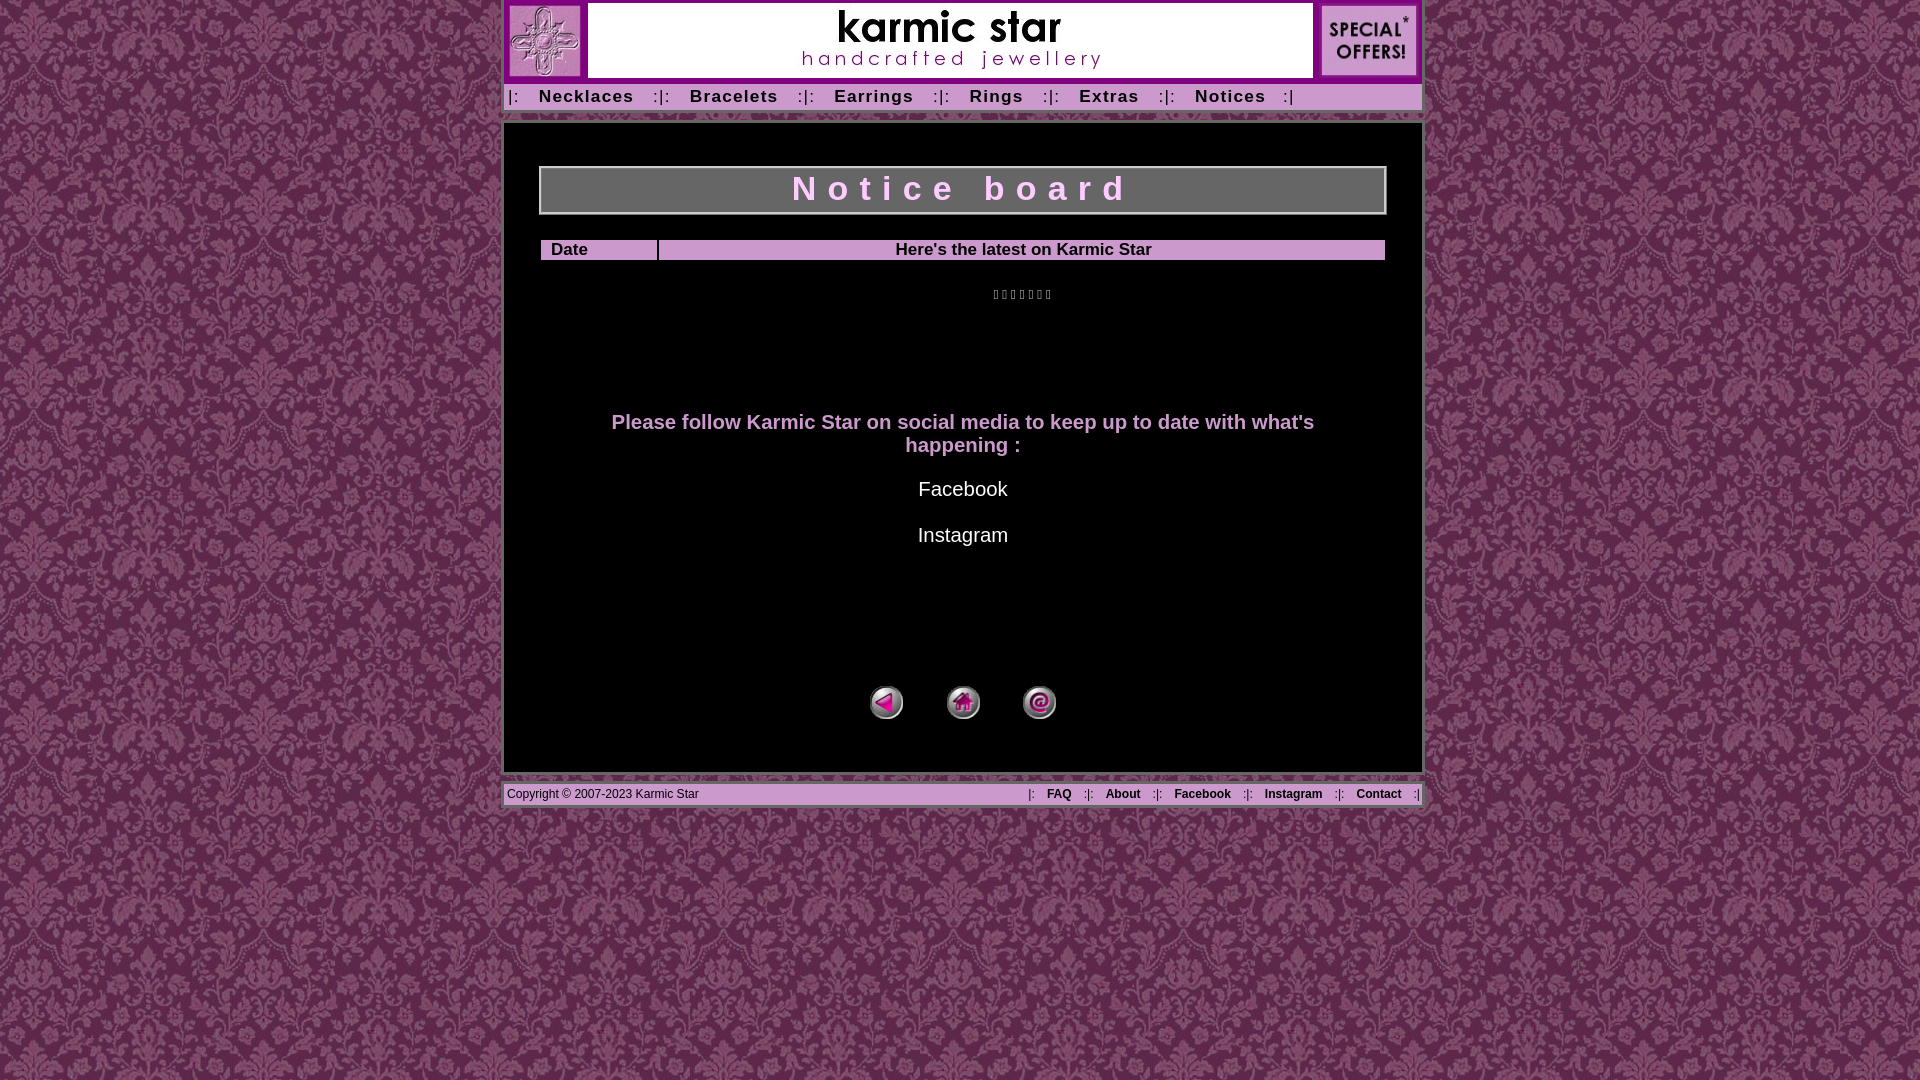 This screenshot has width=1920, height=1080. Describe the element at coordinates (962, 701) in the screenshot. I see `'Home'` at that location.